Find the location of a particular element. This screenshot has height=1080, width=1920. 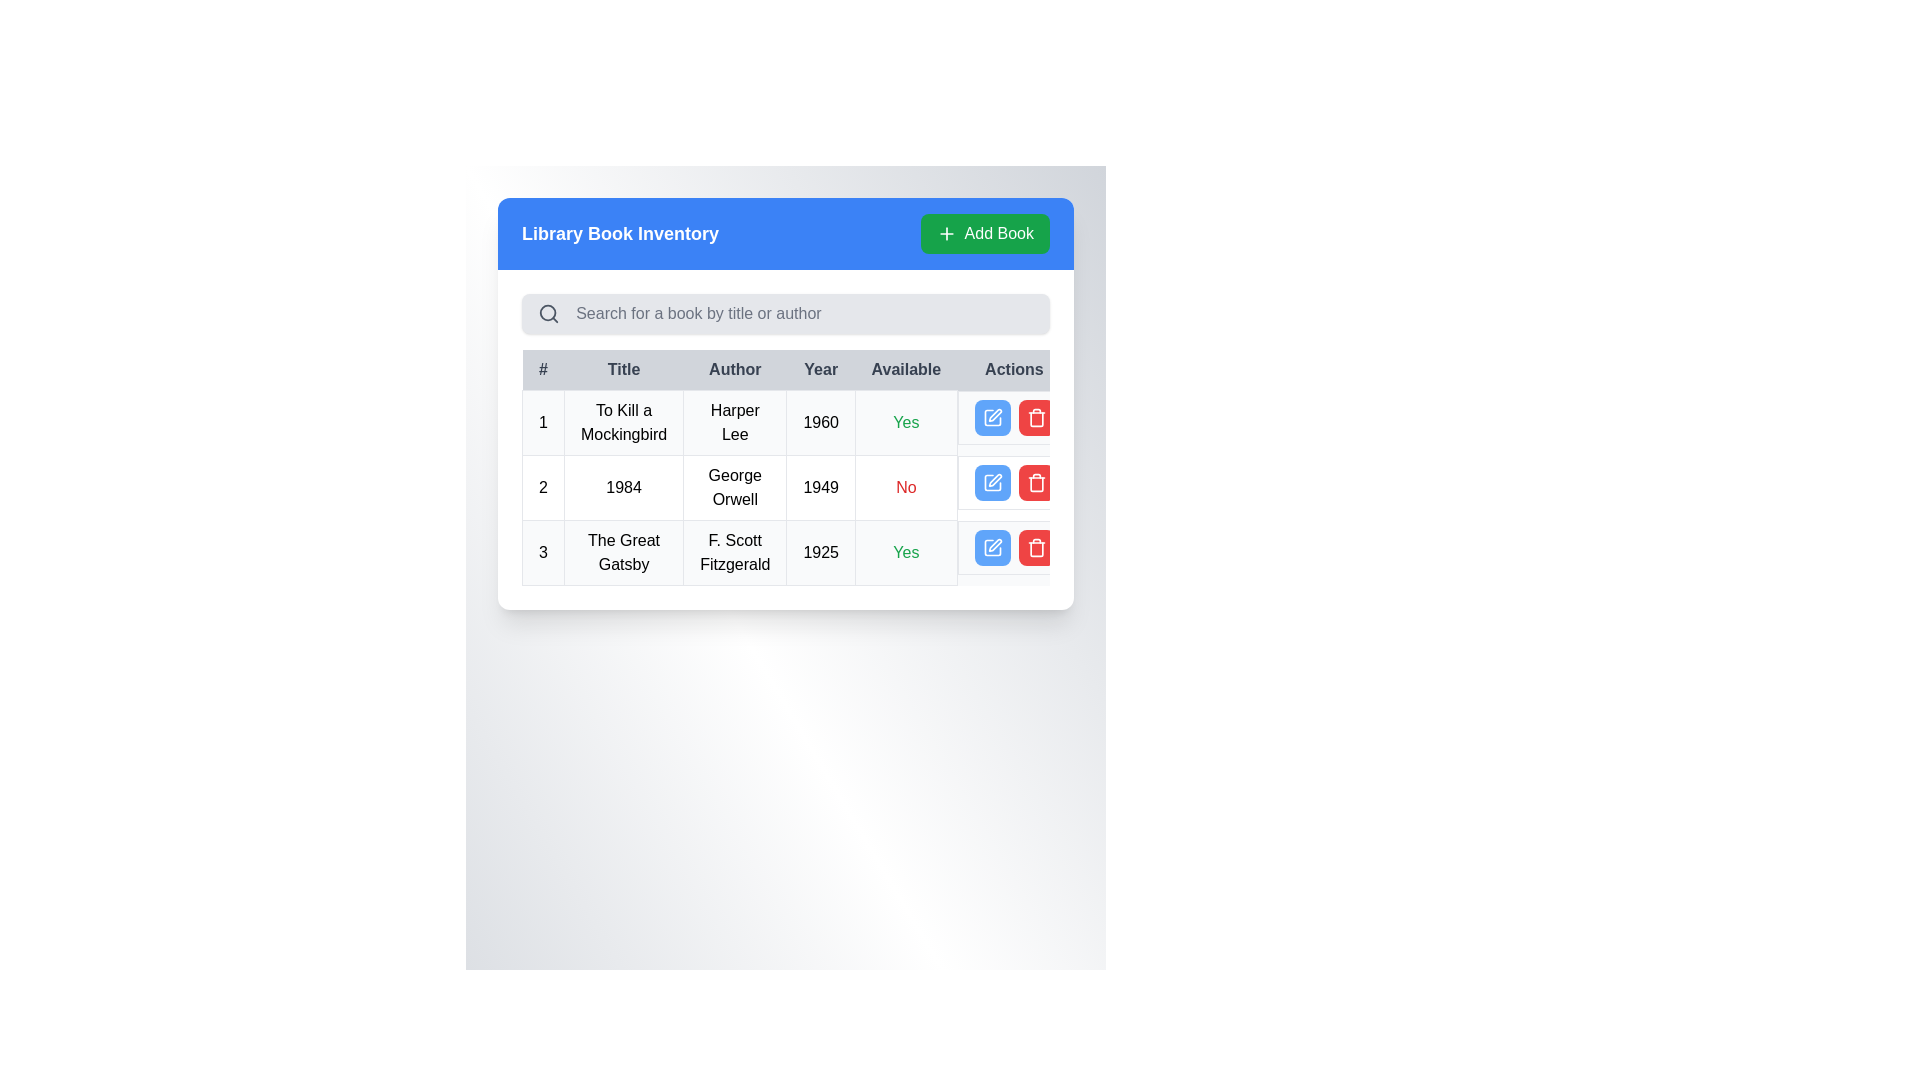

the delete button located in the 'Actions' column of the second row for the book entry '1984' by George Orwell is located at coordinates (1036, 482).